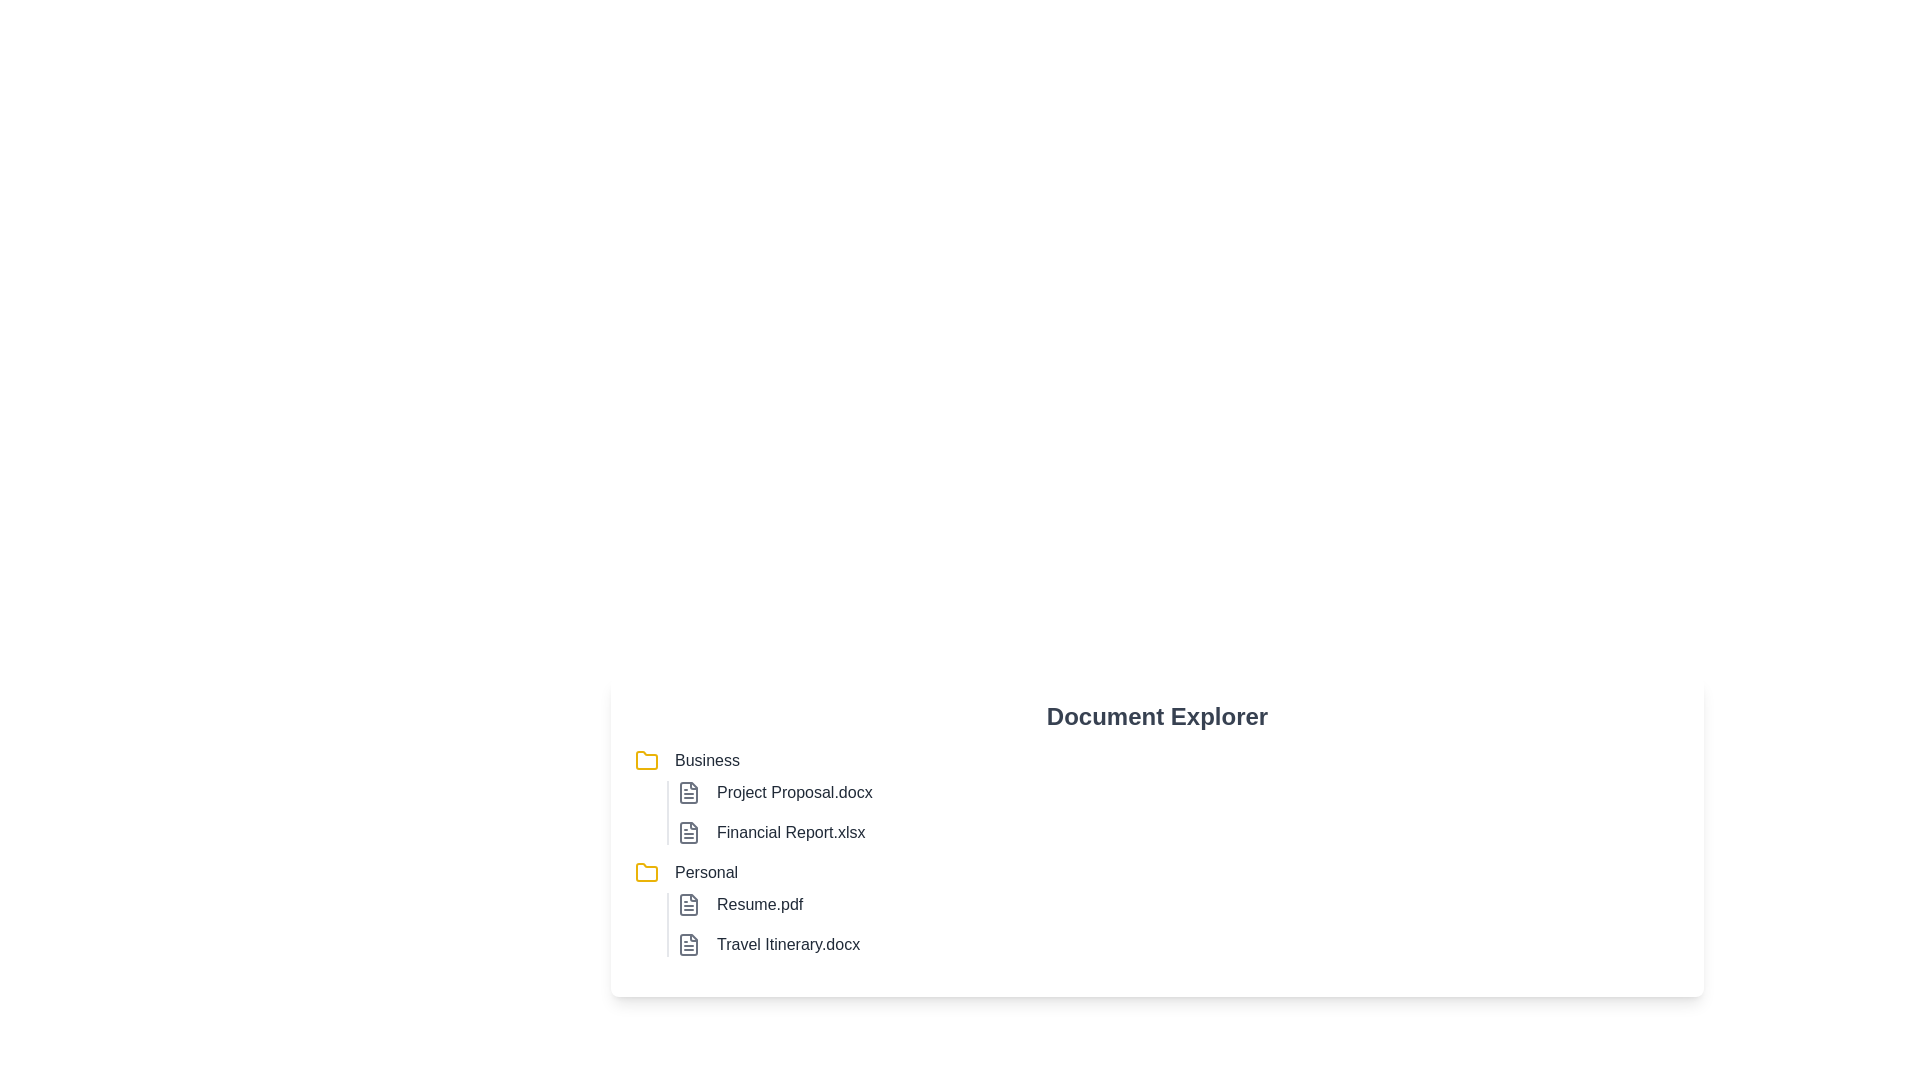 Image resolution: width=1920 pixels, height=1080 pixels. Describe the element at coordinates (689, 792) in the screenshot. I see `the document file icon located to the left of 'Project Proposal.docx'` at that location.